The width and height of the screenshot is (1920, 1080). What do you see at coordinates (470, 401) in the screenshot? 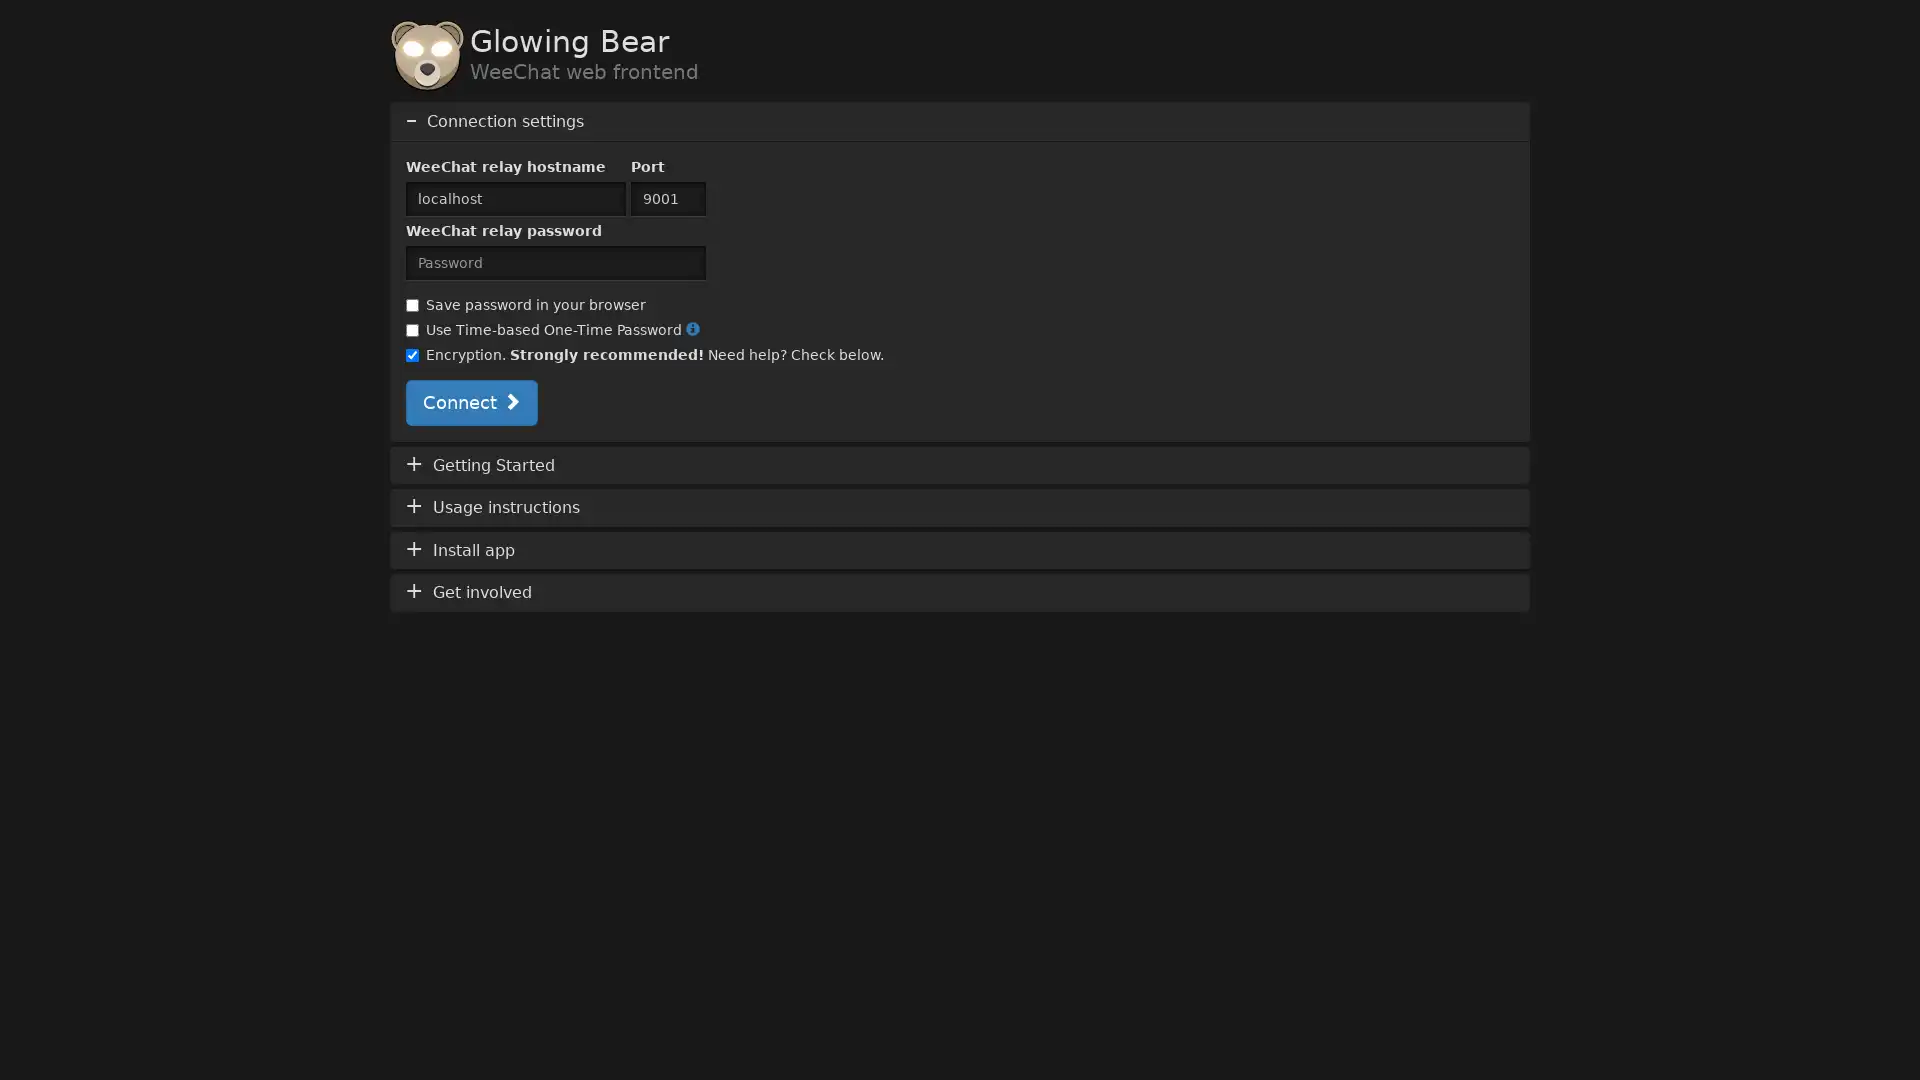
I see `Connect` at bounding box center [470, 401].